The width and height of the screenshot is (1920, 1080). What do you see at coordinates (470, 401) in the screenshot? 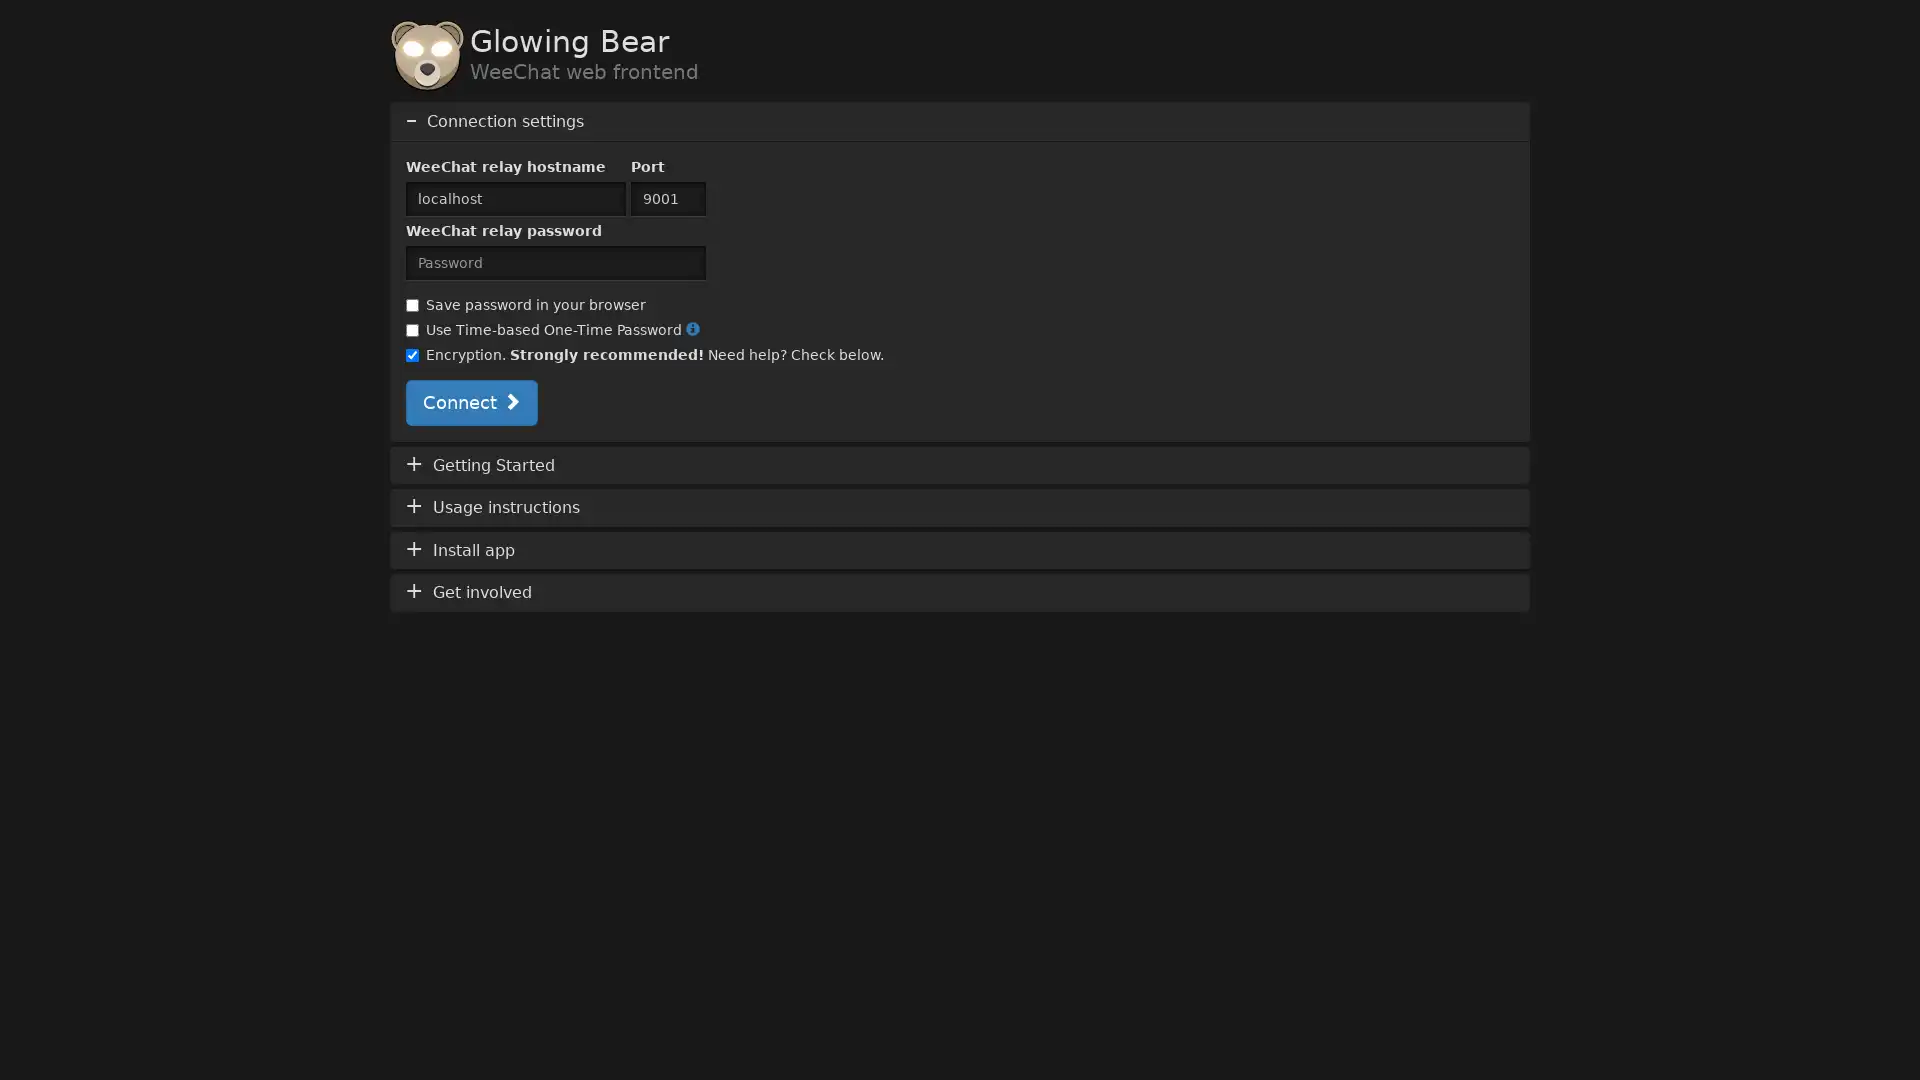
I see `Connect` at bounding box center [470, 401].